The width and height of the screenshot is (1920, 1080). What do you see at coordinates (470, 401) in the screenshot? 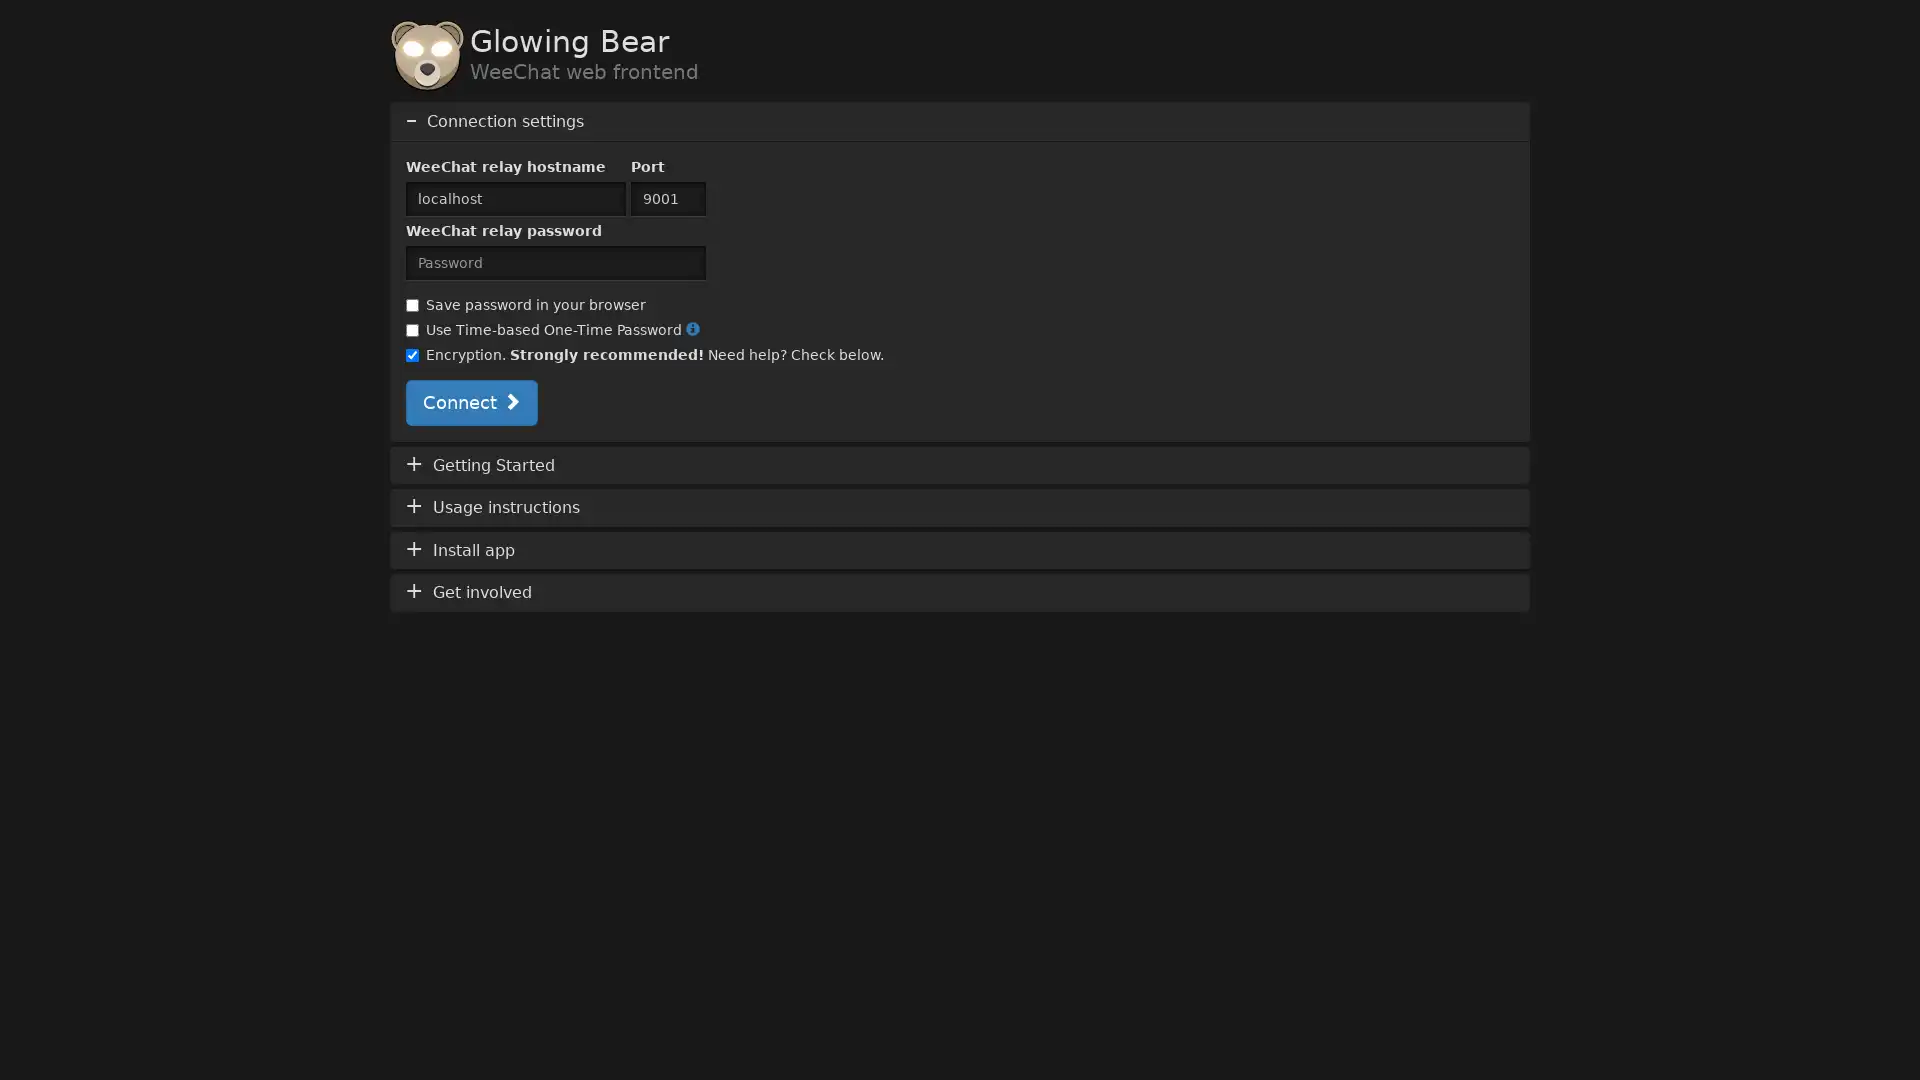
I see `Connect` at bounding box center [470, 401].